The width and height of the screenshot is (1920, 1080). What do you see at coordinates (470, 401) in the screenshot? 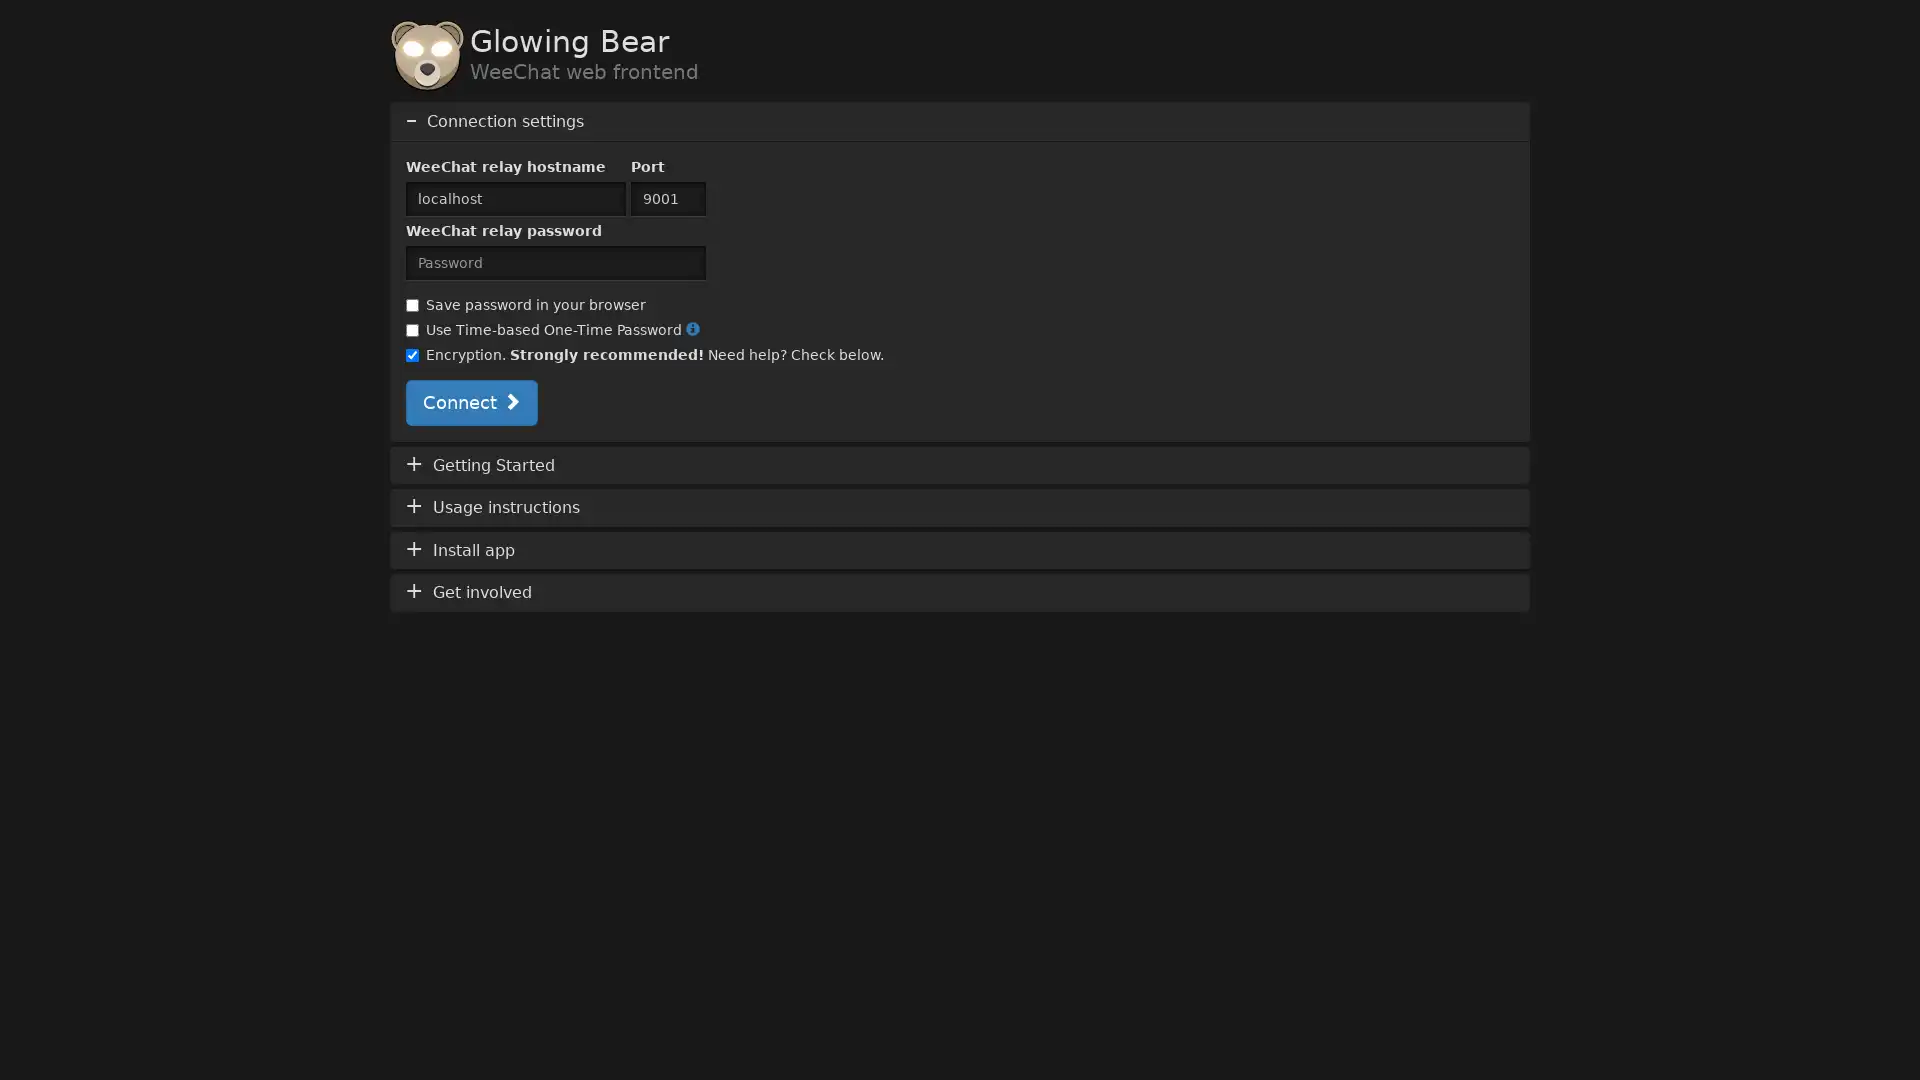
I see `Connect` at bounding box center [470, 401].